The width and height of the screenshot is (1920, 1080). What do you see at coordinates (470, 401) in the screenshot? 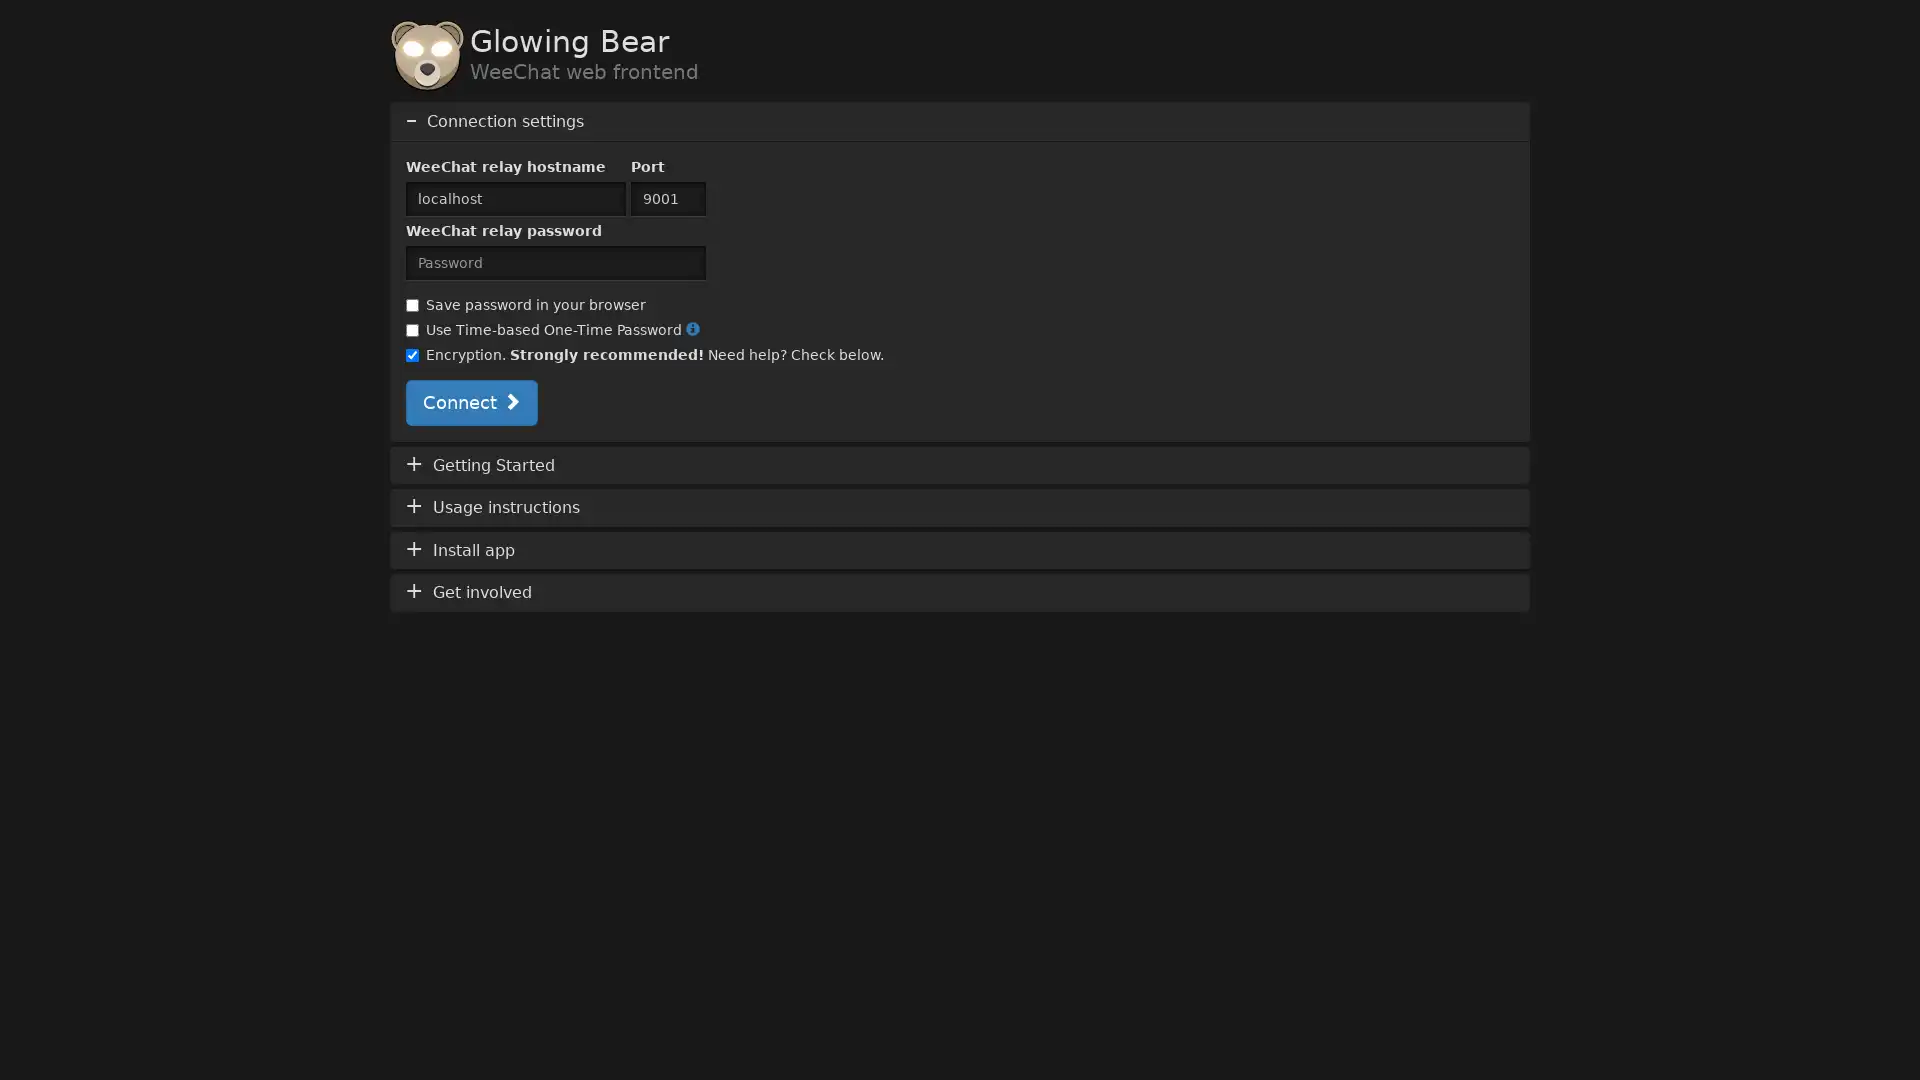
I see `Connect` at bounding box center [470, 401].